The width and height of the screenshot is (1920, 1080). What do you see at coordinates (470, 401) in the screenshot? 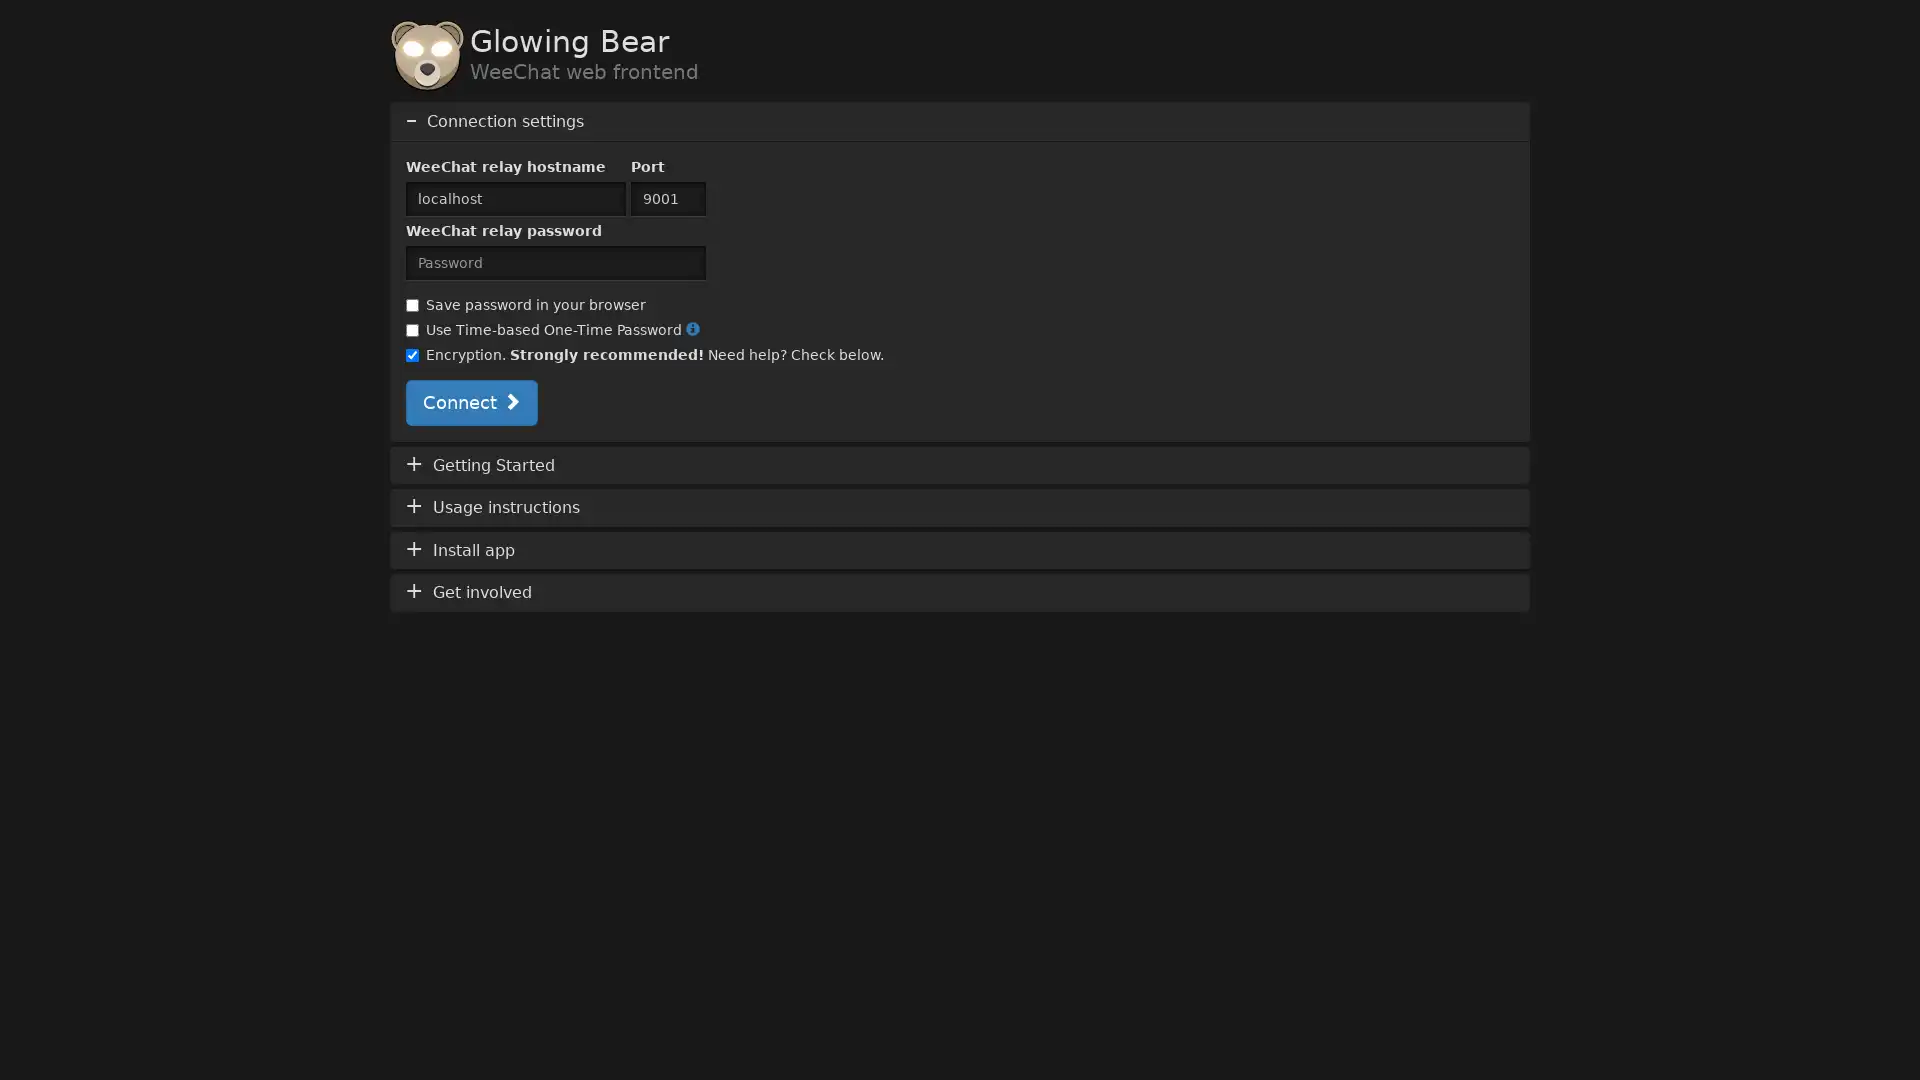
I see `Connect` at bounding box center [470, 401].